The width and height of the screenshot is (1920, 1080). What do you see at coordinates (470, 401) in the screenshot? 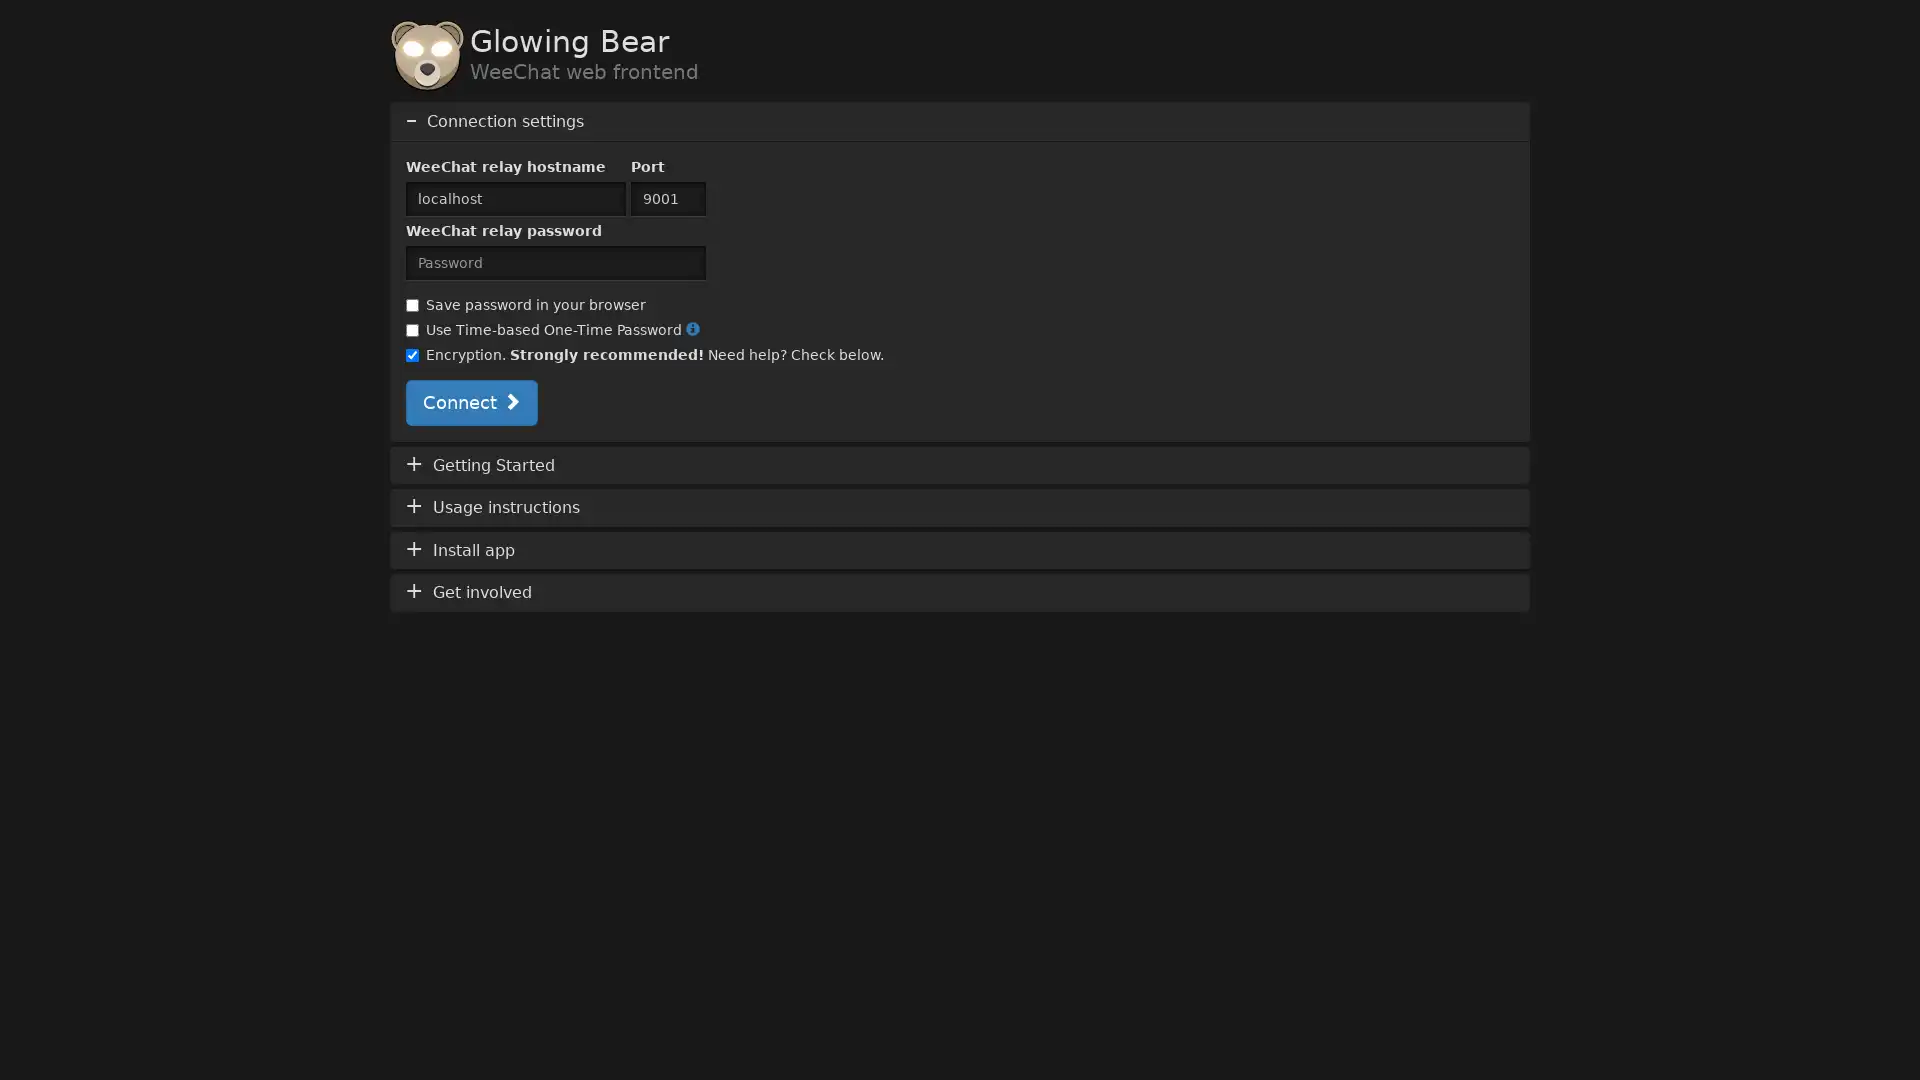
I see `Connect` at bounding box center [470, 401].